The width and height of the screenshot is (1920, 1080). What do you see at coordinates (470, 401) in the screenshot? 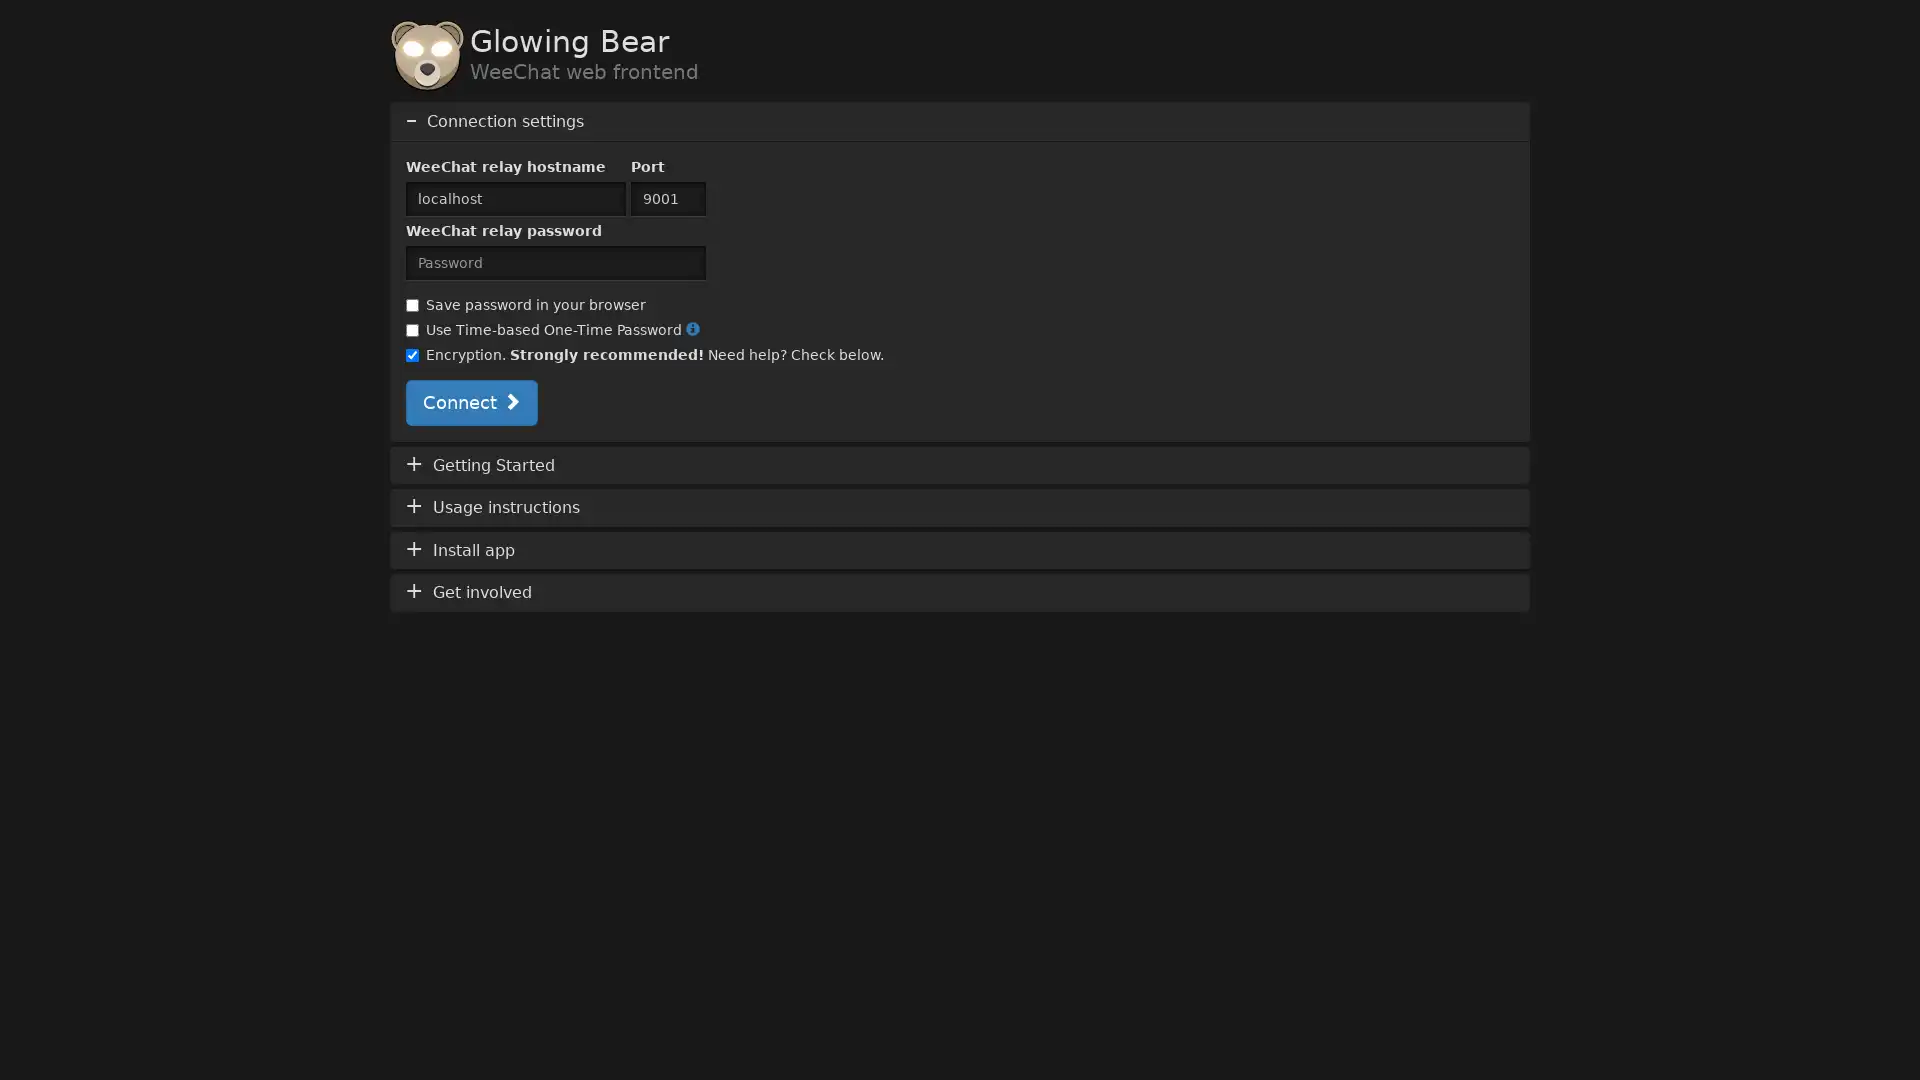
I see `Connect` at bounding box center [470, 401].